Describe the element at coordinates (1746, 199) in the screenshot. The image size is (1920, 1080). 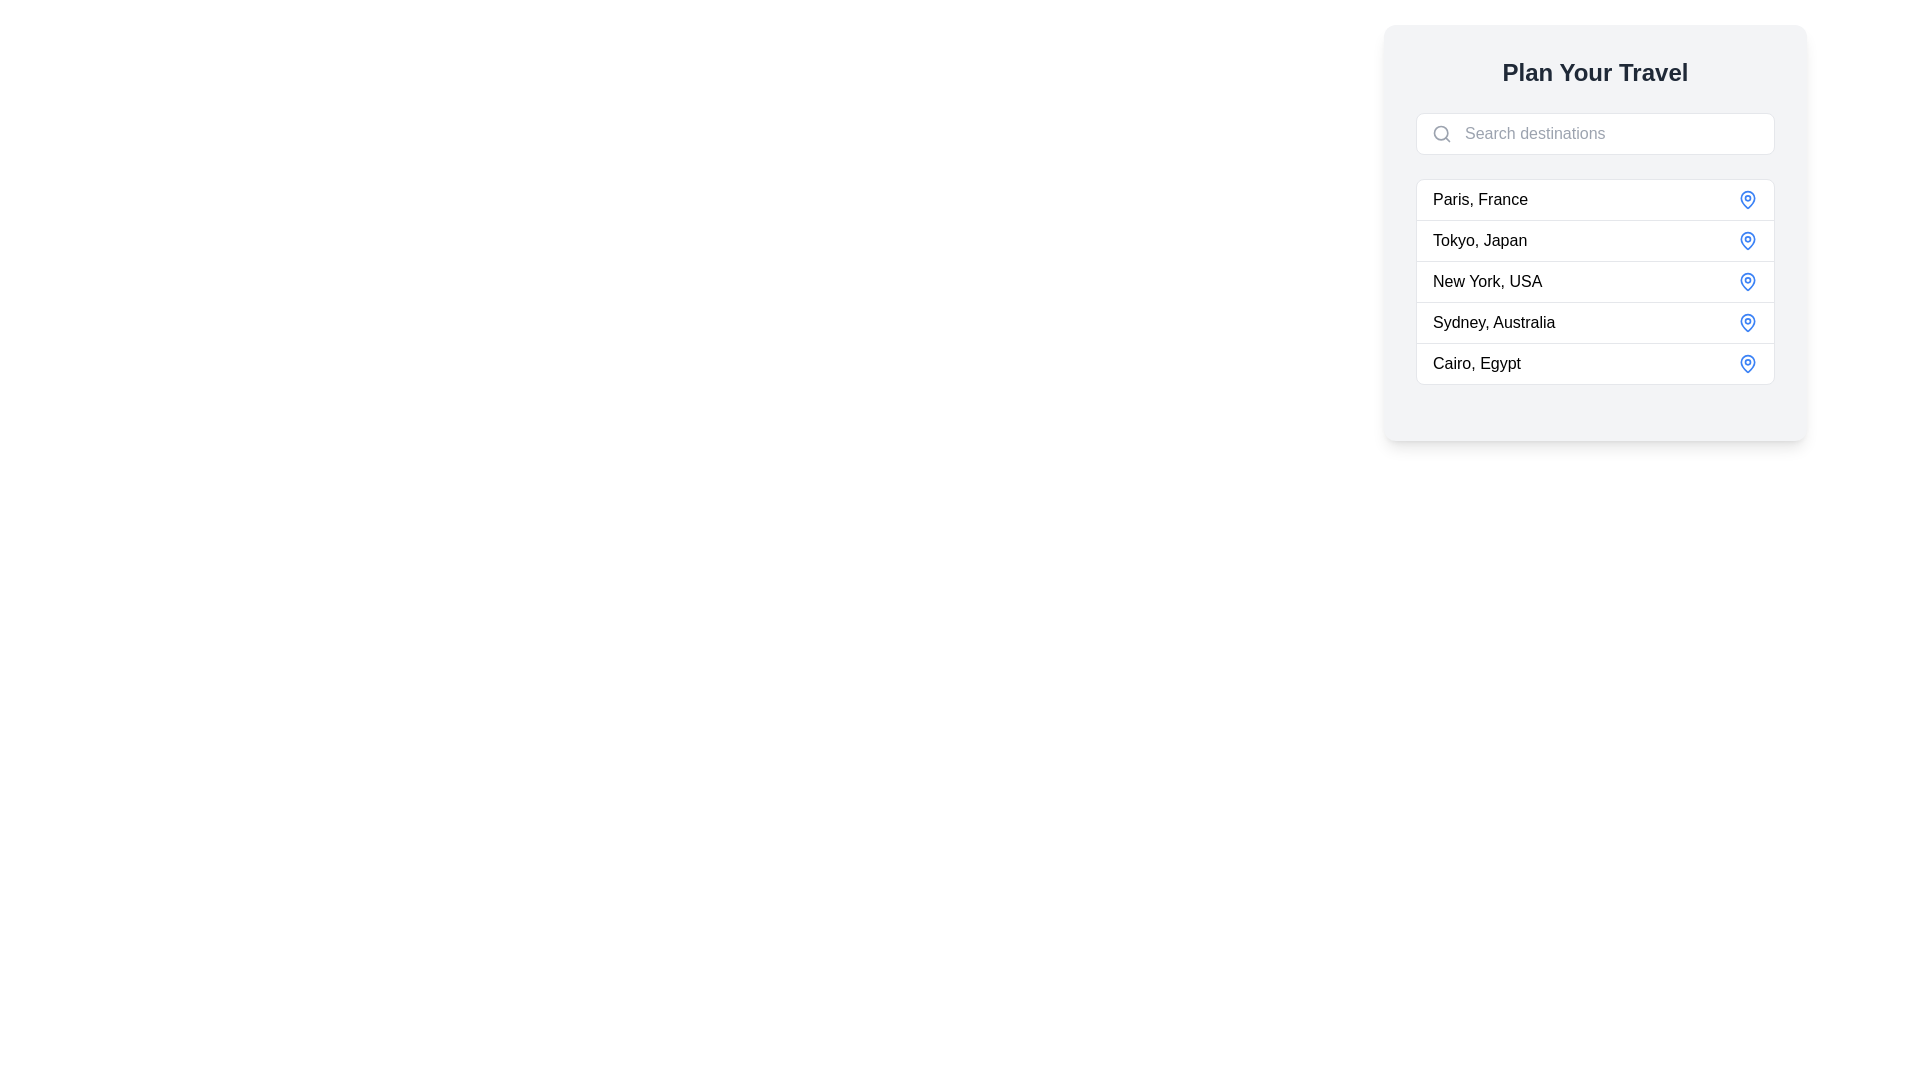
I see `the pin icon located at the end of the first row for the destination 'Paris, France', which serves as an indicator of the location` at that location.